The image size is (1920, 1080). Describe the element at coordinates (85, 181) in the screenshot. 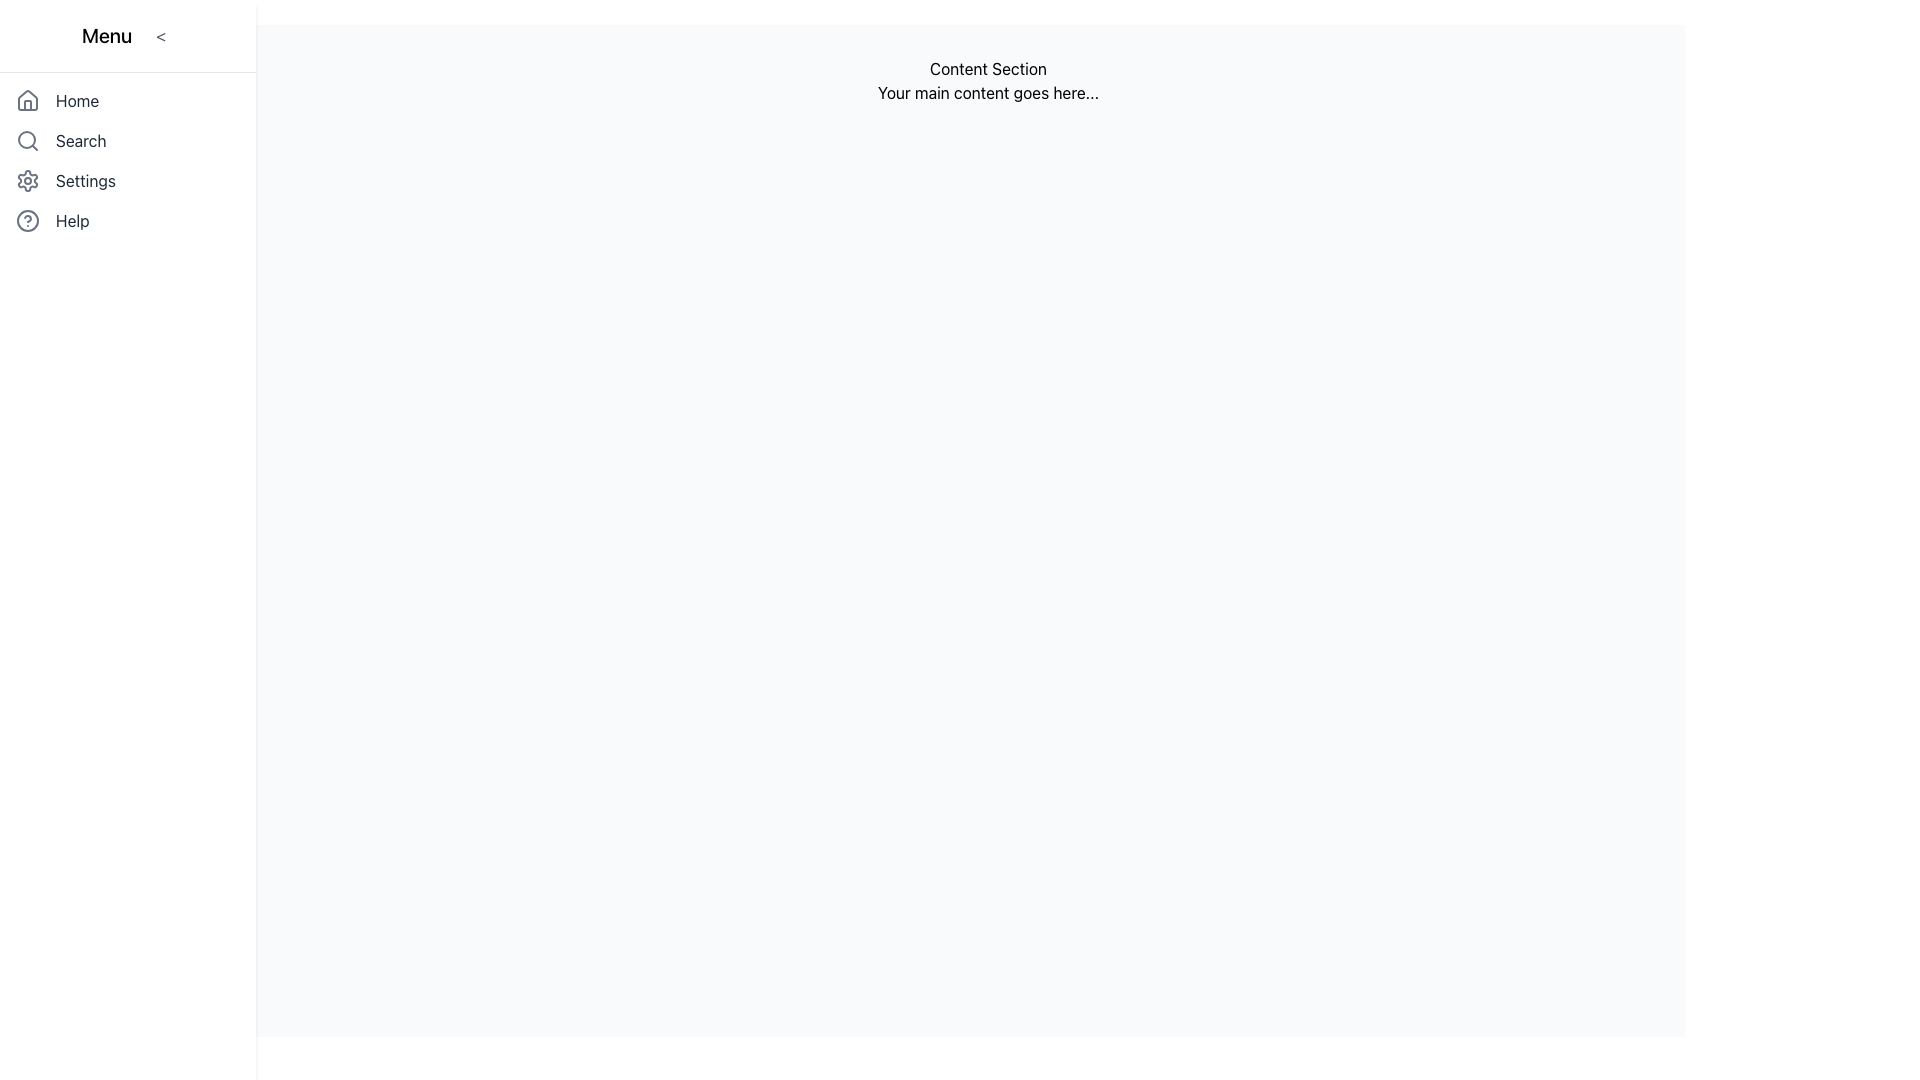

I see `the 'Settings' text label in the vertical navigation menu, which is the third entry under 'Menu' and is adjacent to a gear icon` at that location.